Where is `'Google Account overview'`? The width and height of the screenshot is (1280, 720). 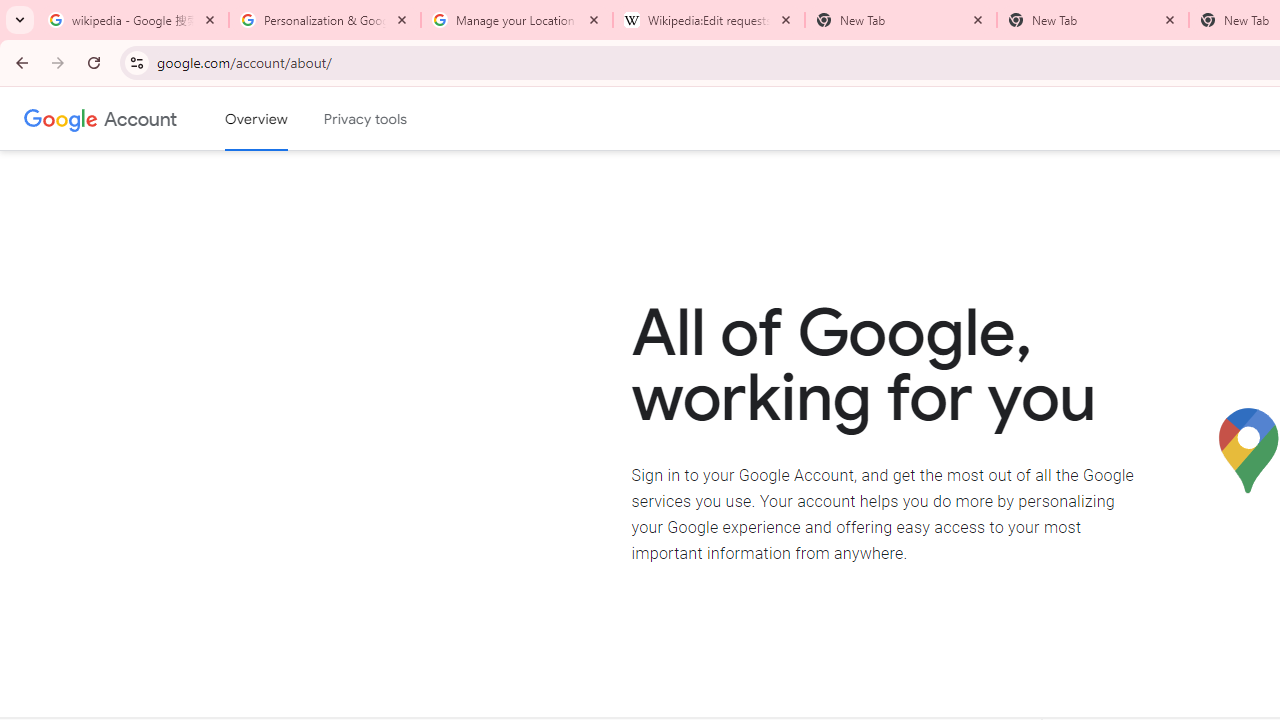 'Google Account overview' is located at coordinates (255, 119).